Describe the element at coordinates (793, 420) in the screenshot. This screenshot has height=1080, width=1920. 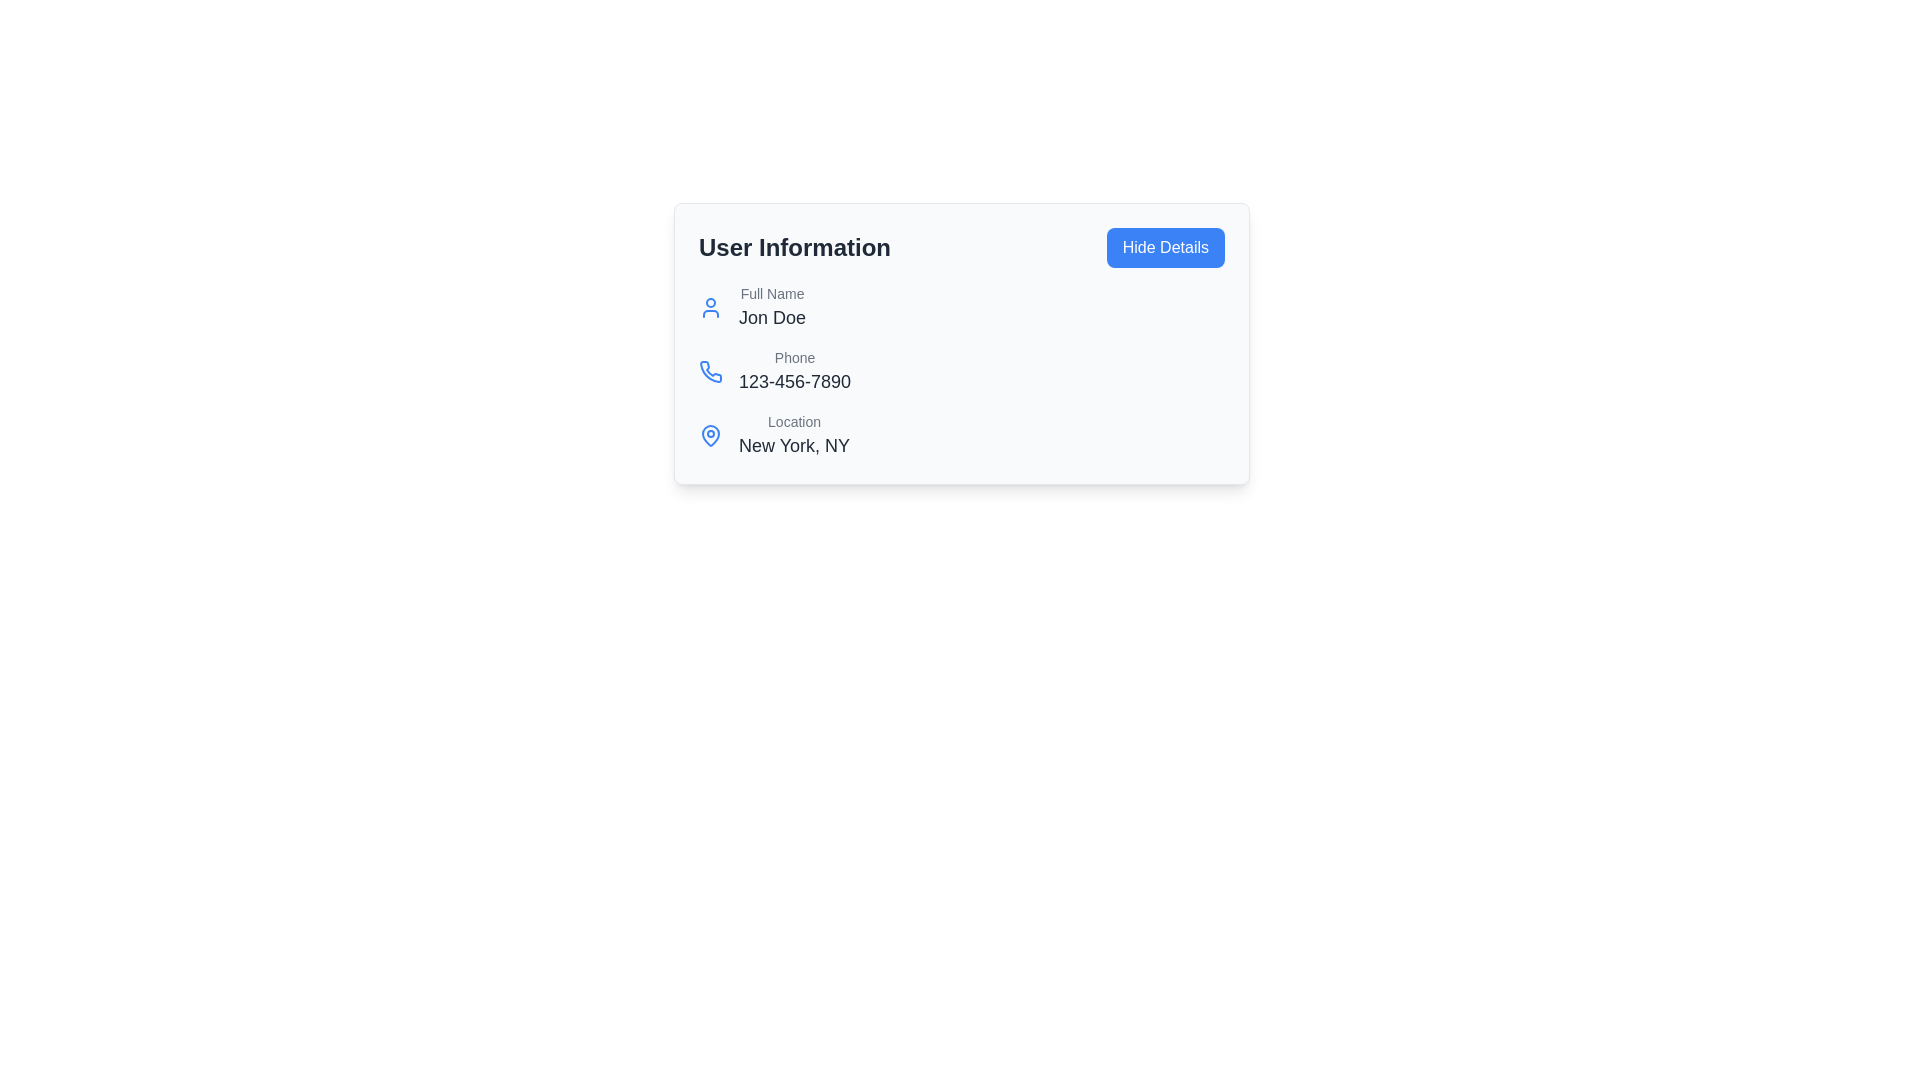
I see `the non-interactive label providing a textual description for the location information in the 'User Information' section, positioned above the text element displaying 'New York, NY'` at that location.